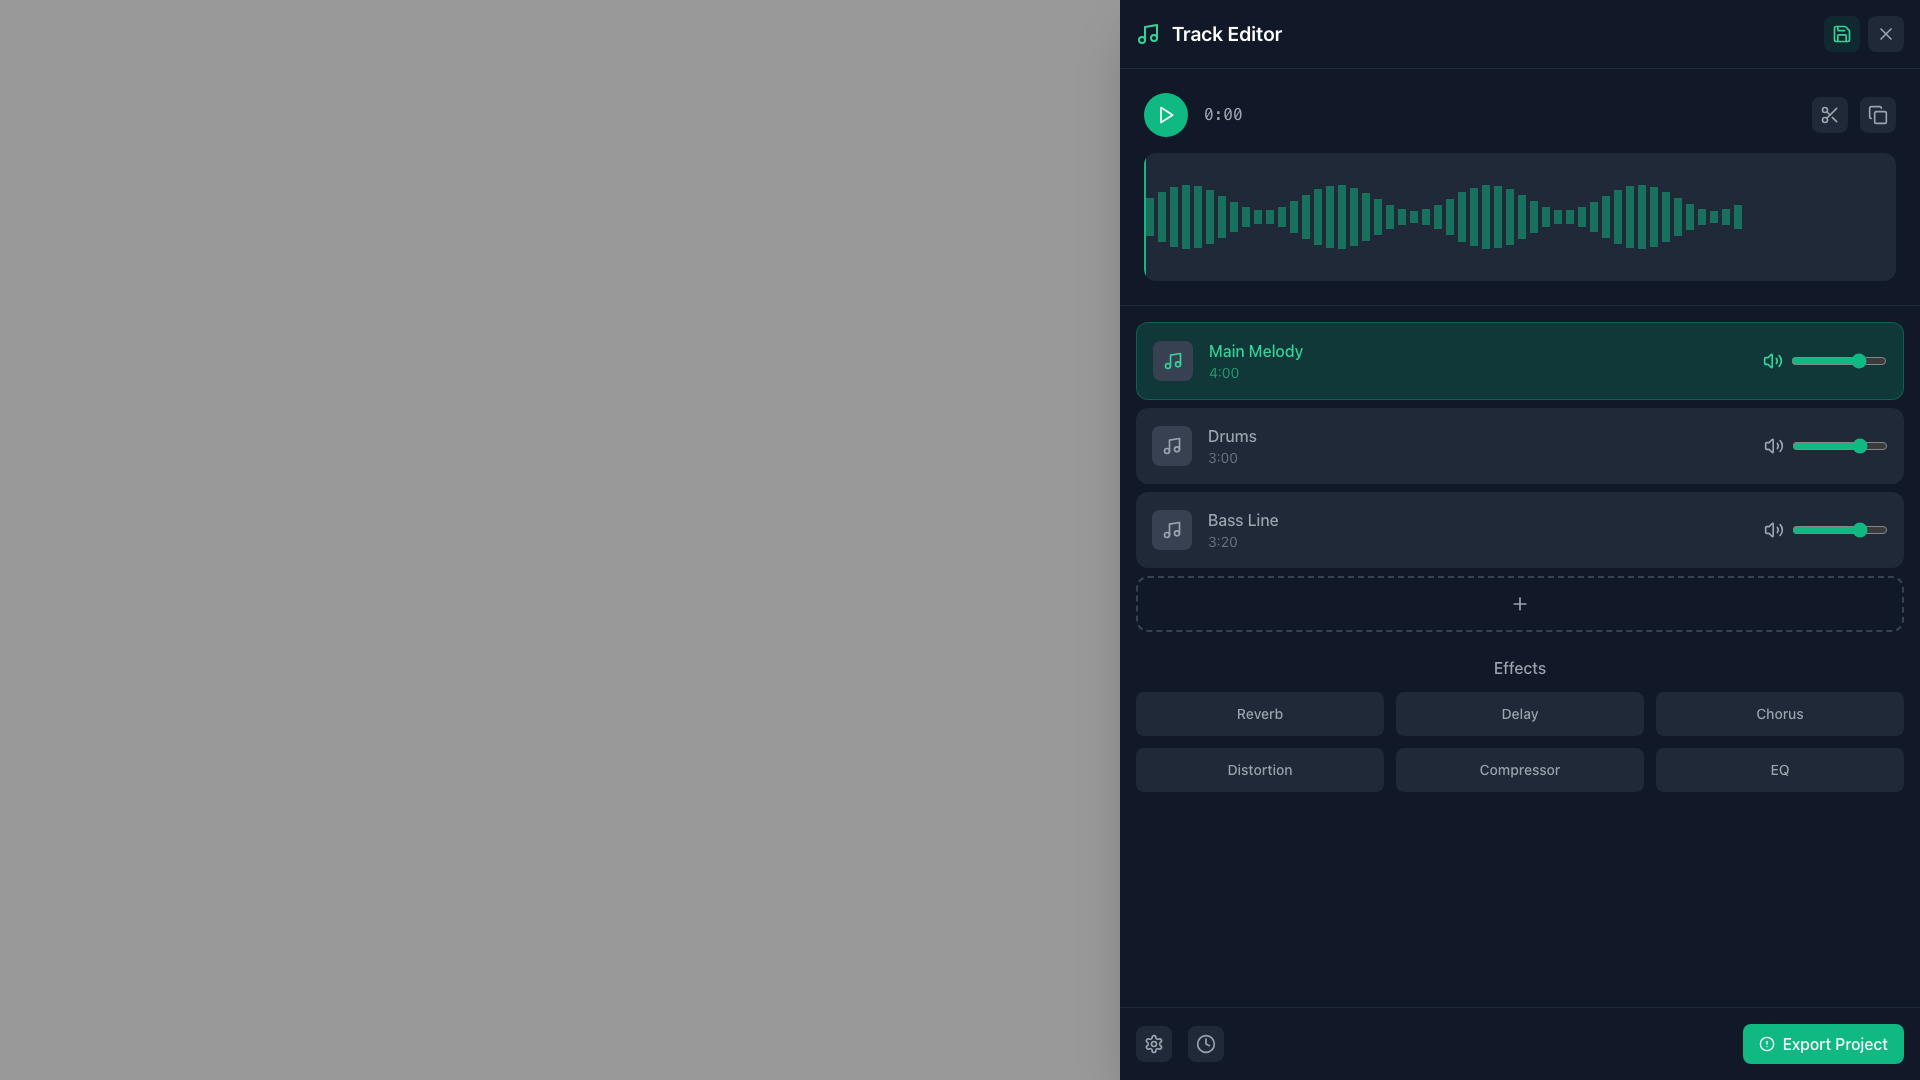 This screenshot has height=1080, width=1920. Describe the element at coordinates (1863, 361) in the screenshot. I see `the slider value` at that location.